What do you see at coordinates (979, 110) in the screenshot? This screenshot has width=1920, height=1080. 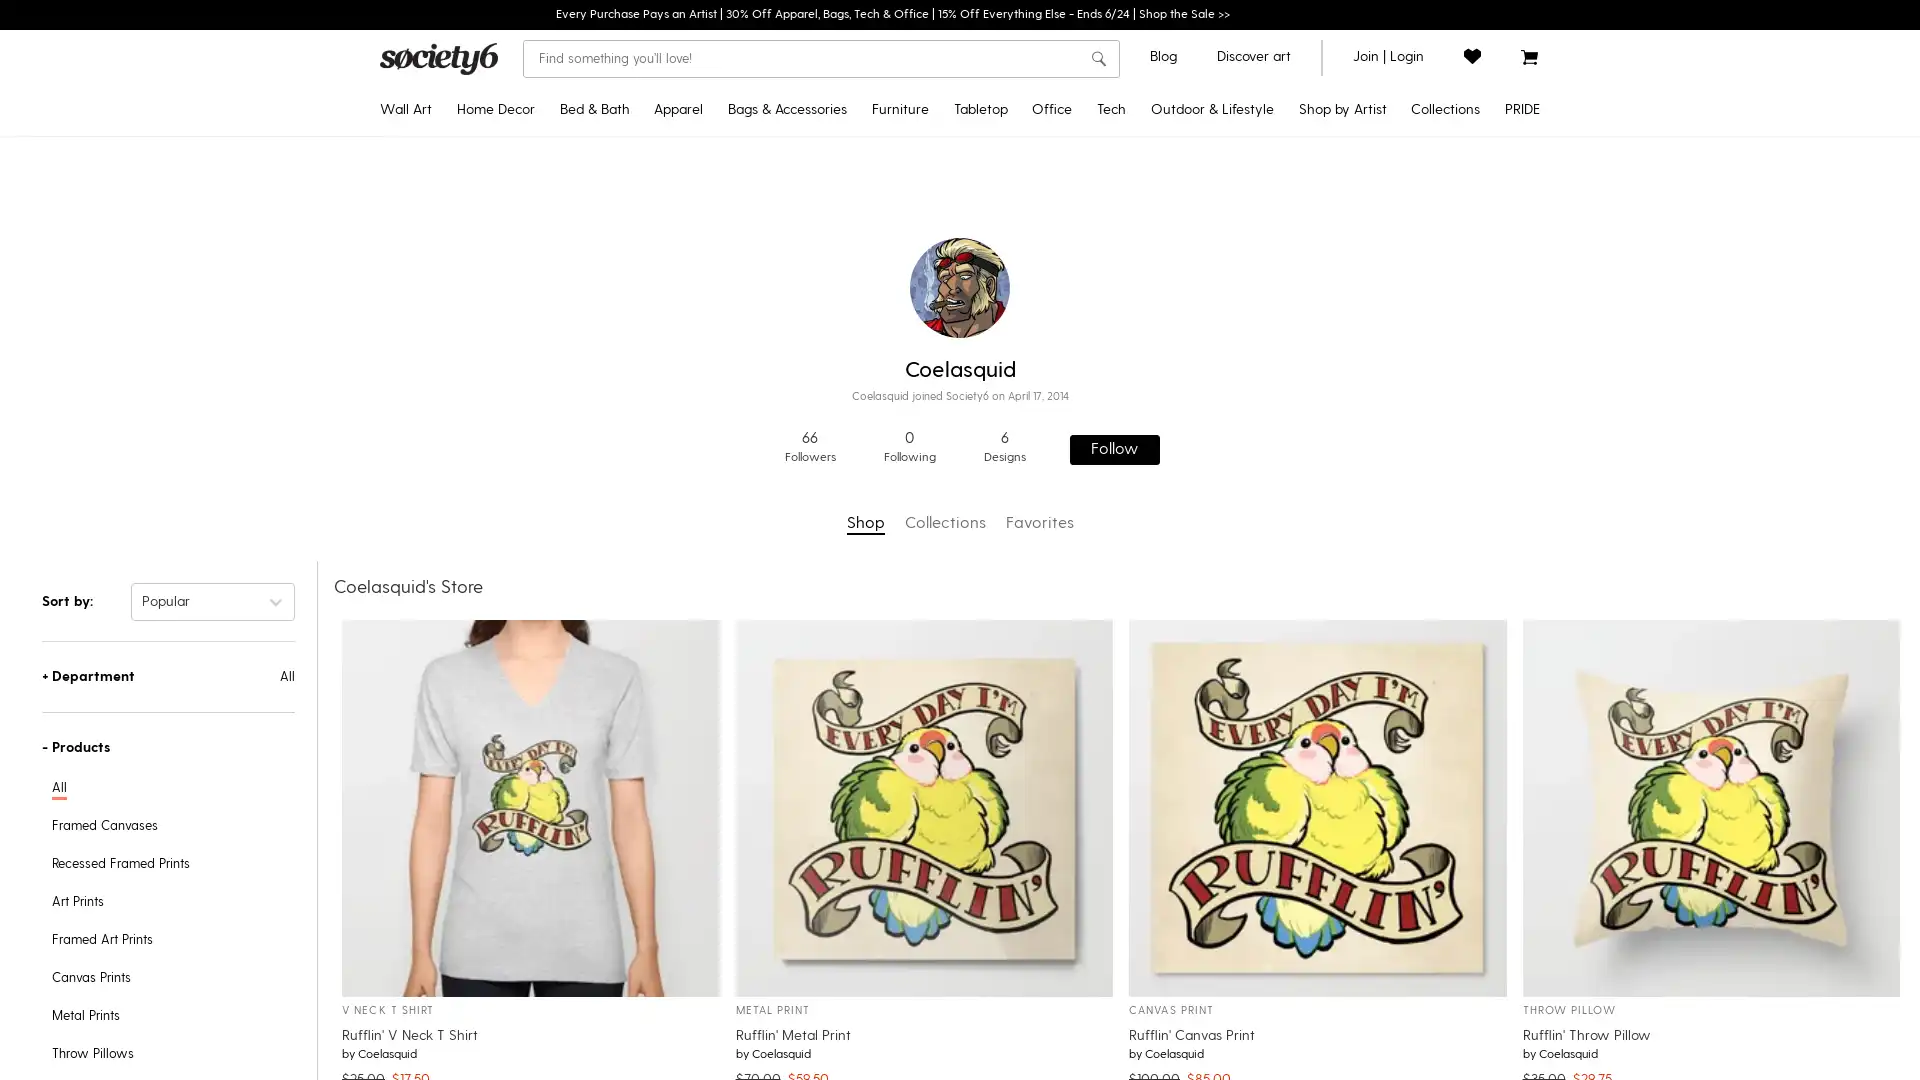 I see `Tabletop` at bounding box center [979, 110].